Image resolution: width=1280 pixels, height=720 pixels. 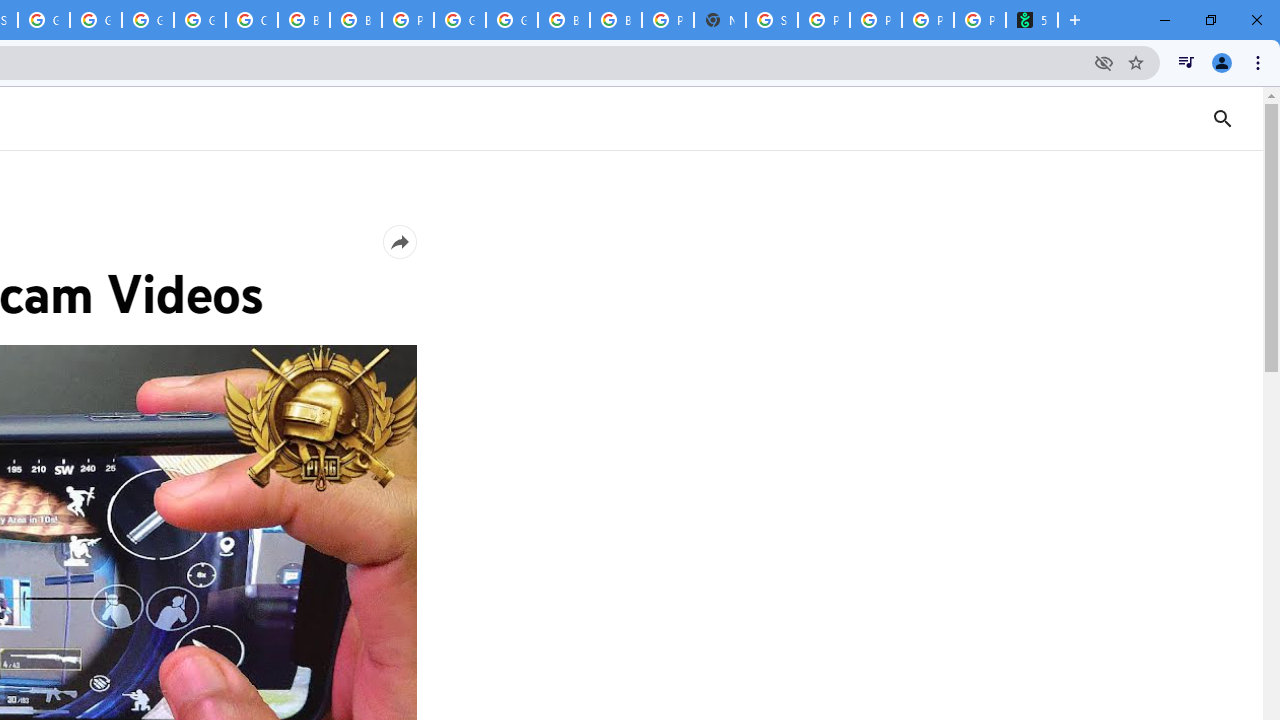 What do you see at coordinates (562, 20) in the screenshot?
I see `'Browse Chrome as a guest - Computer - Google Chrome Help'` at bounding box center [562, 20].